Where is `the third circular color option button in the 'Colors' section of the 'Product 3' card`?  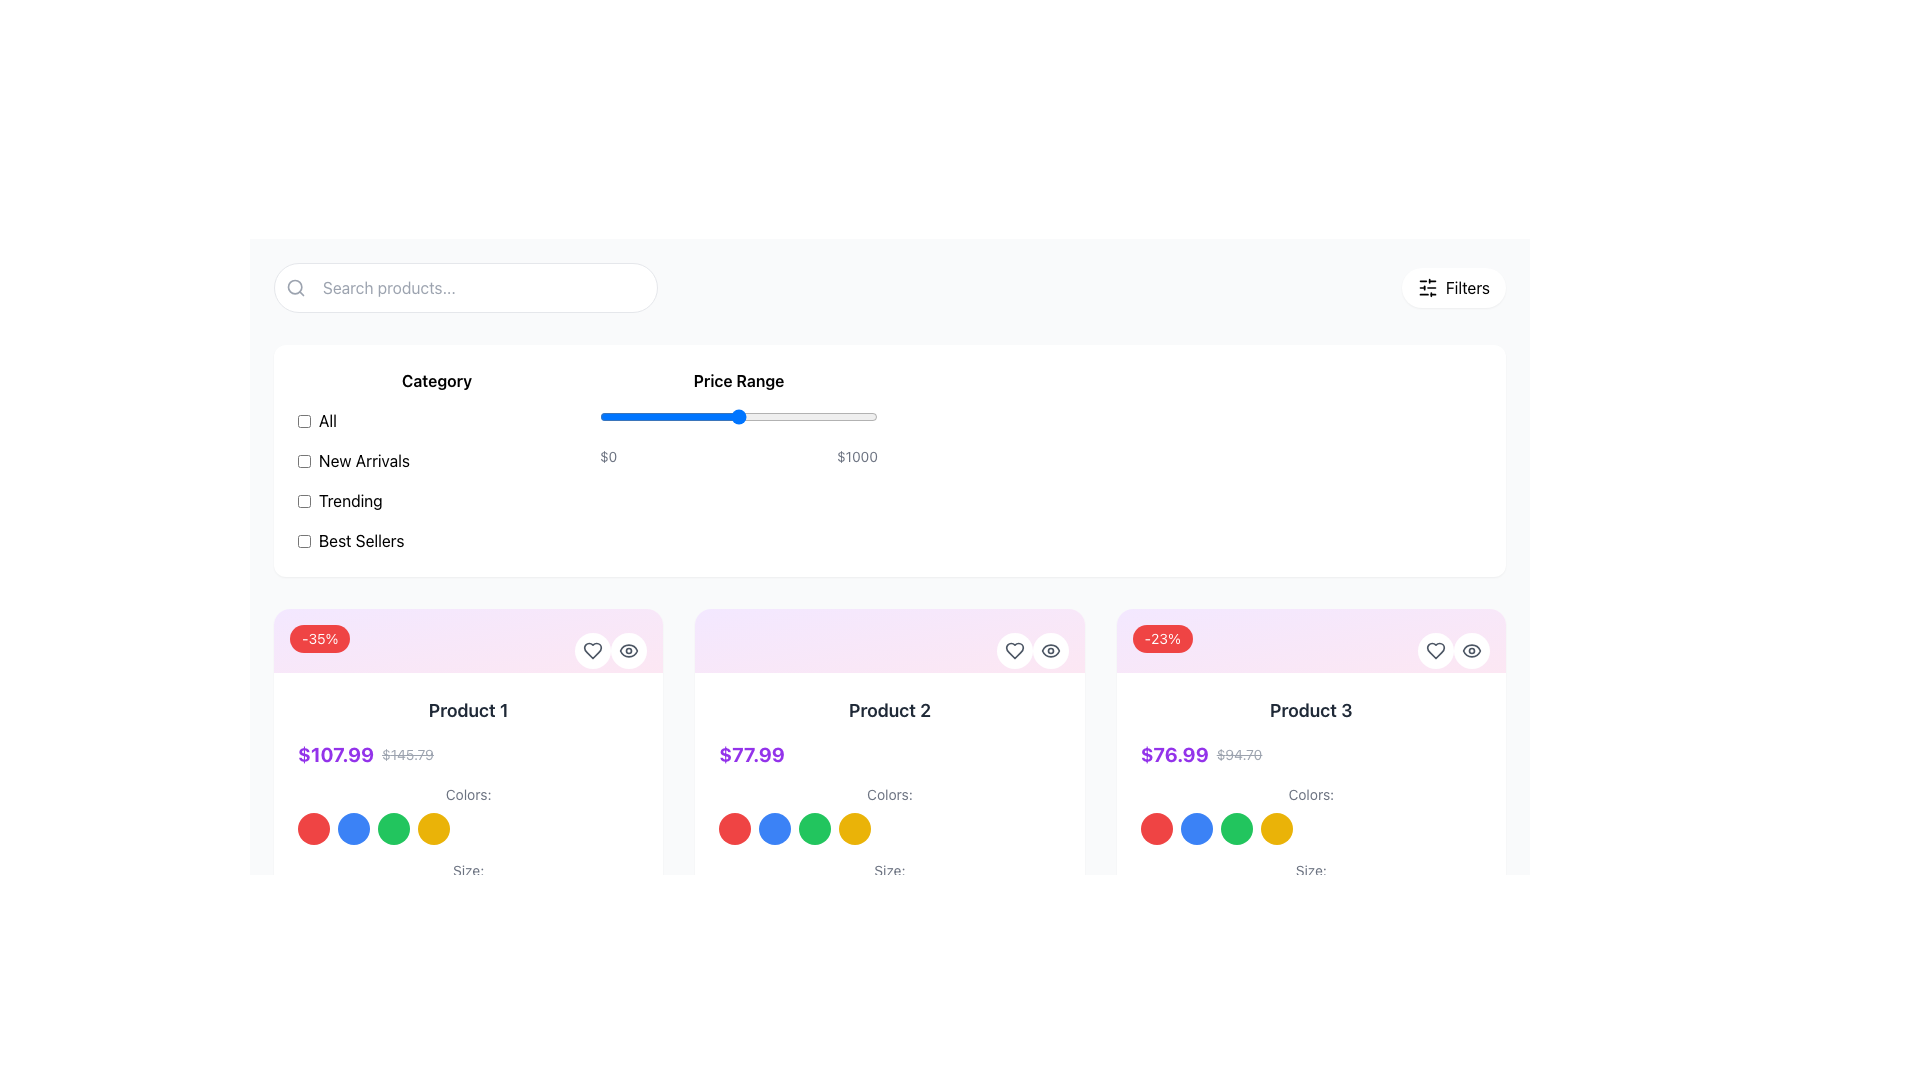 the third circular color option button in the 'Colors' section of the 'Product 3' card is located at coordinates (1235, 829).